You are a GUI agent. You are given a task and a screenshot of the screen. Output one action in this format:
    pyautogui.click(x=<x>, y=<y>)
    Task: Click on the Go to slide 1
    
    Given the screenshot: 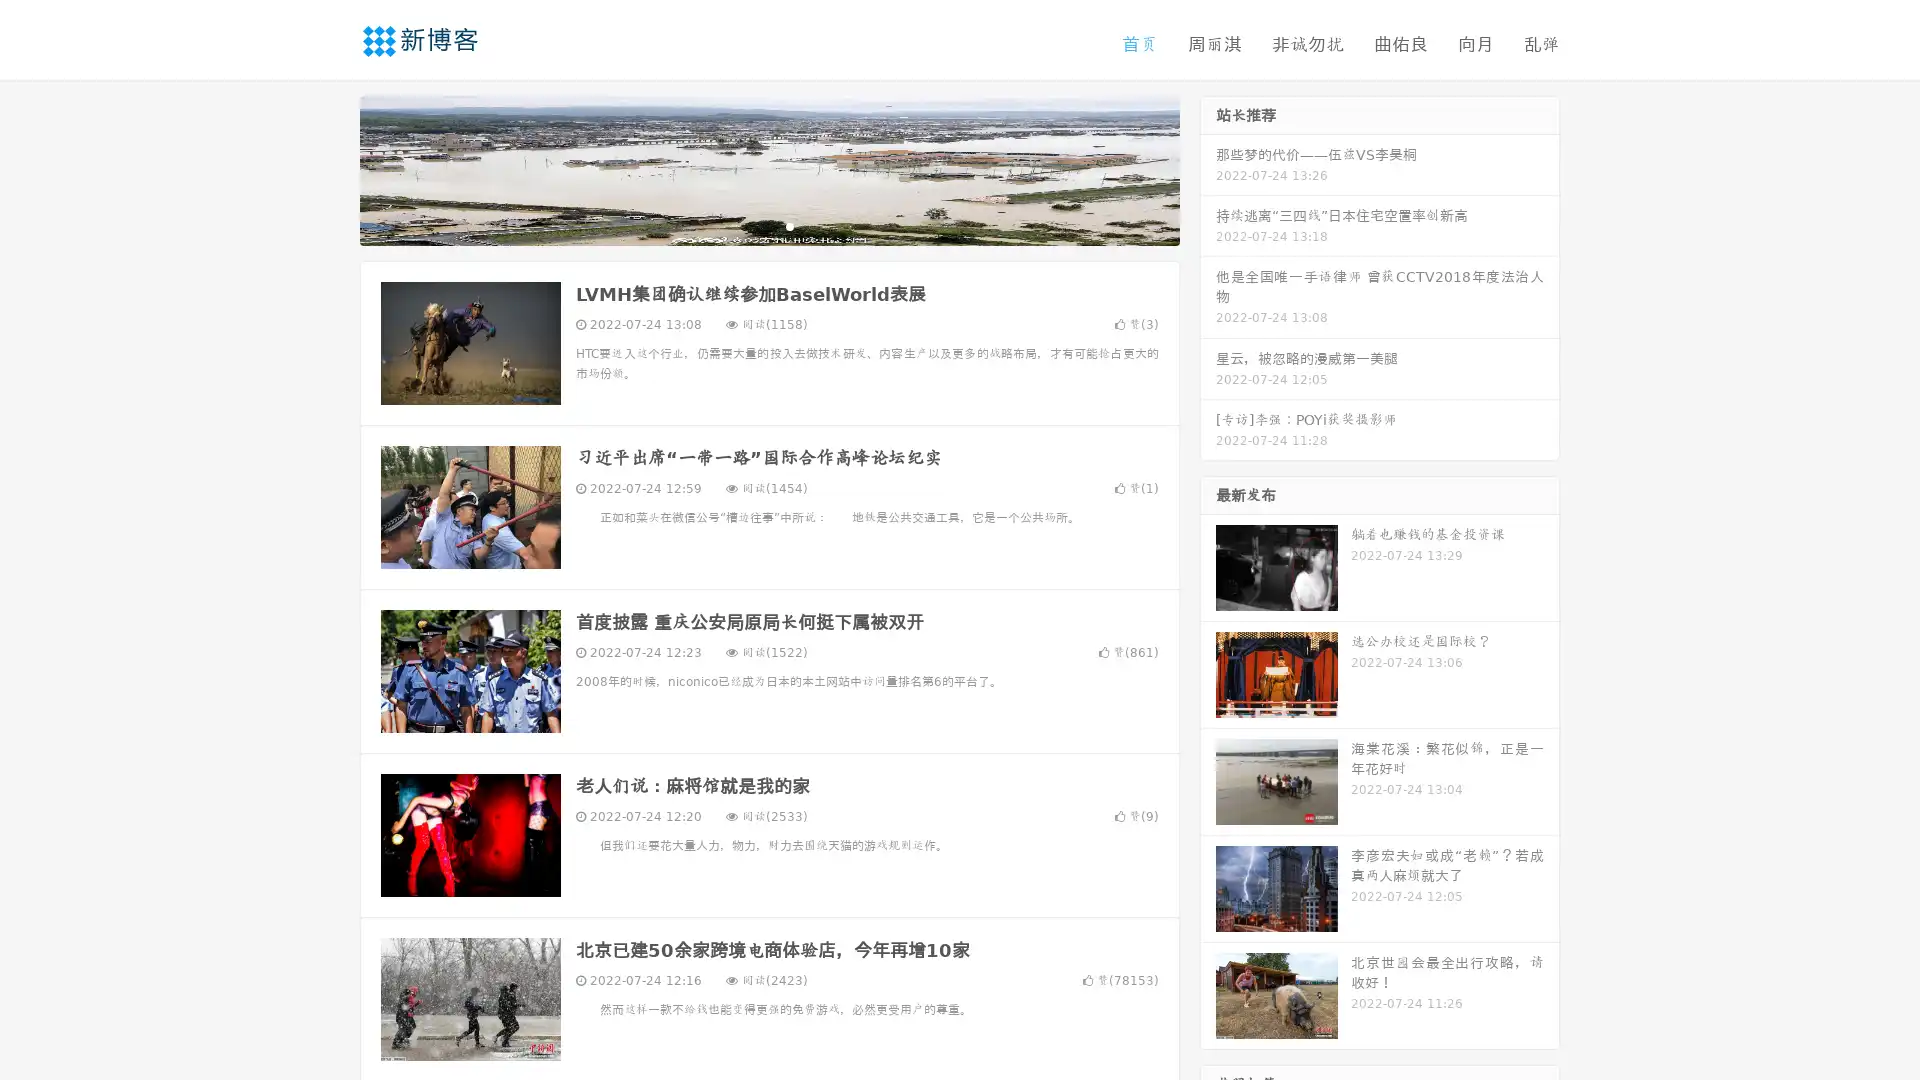 What is the action you would take?
    pyautogui.click(x=748, y=225)
    